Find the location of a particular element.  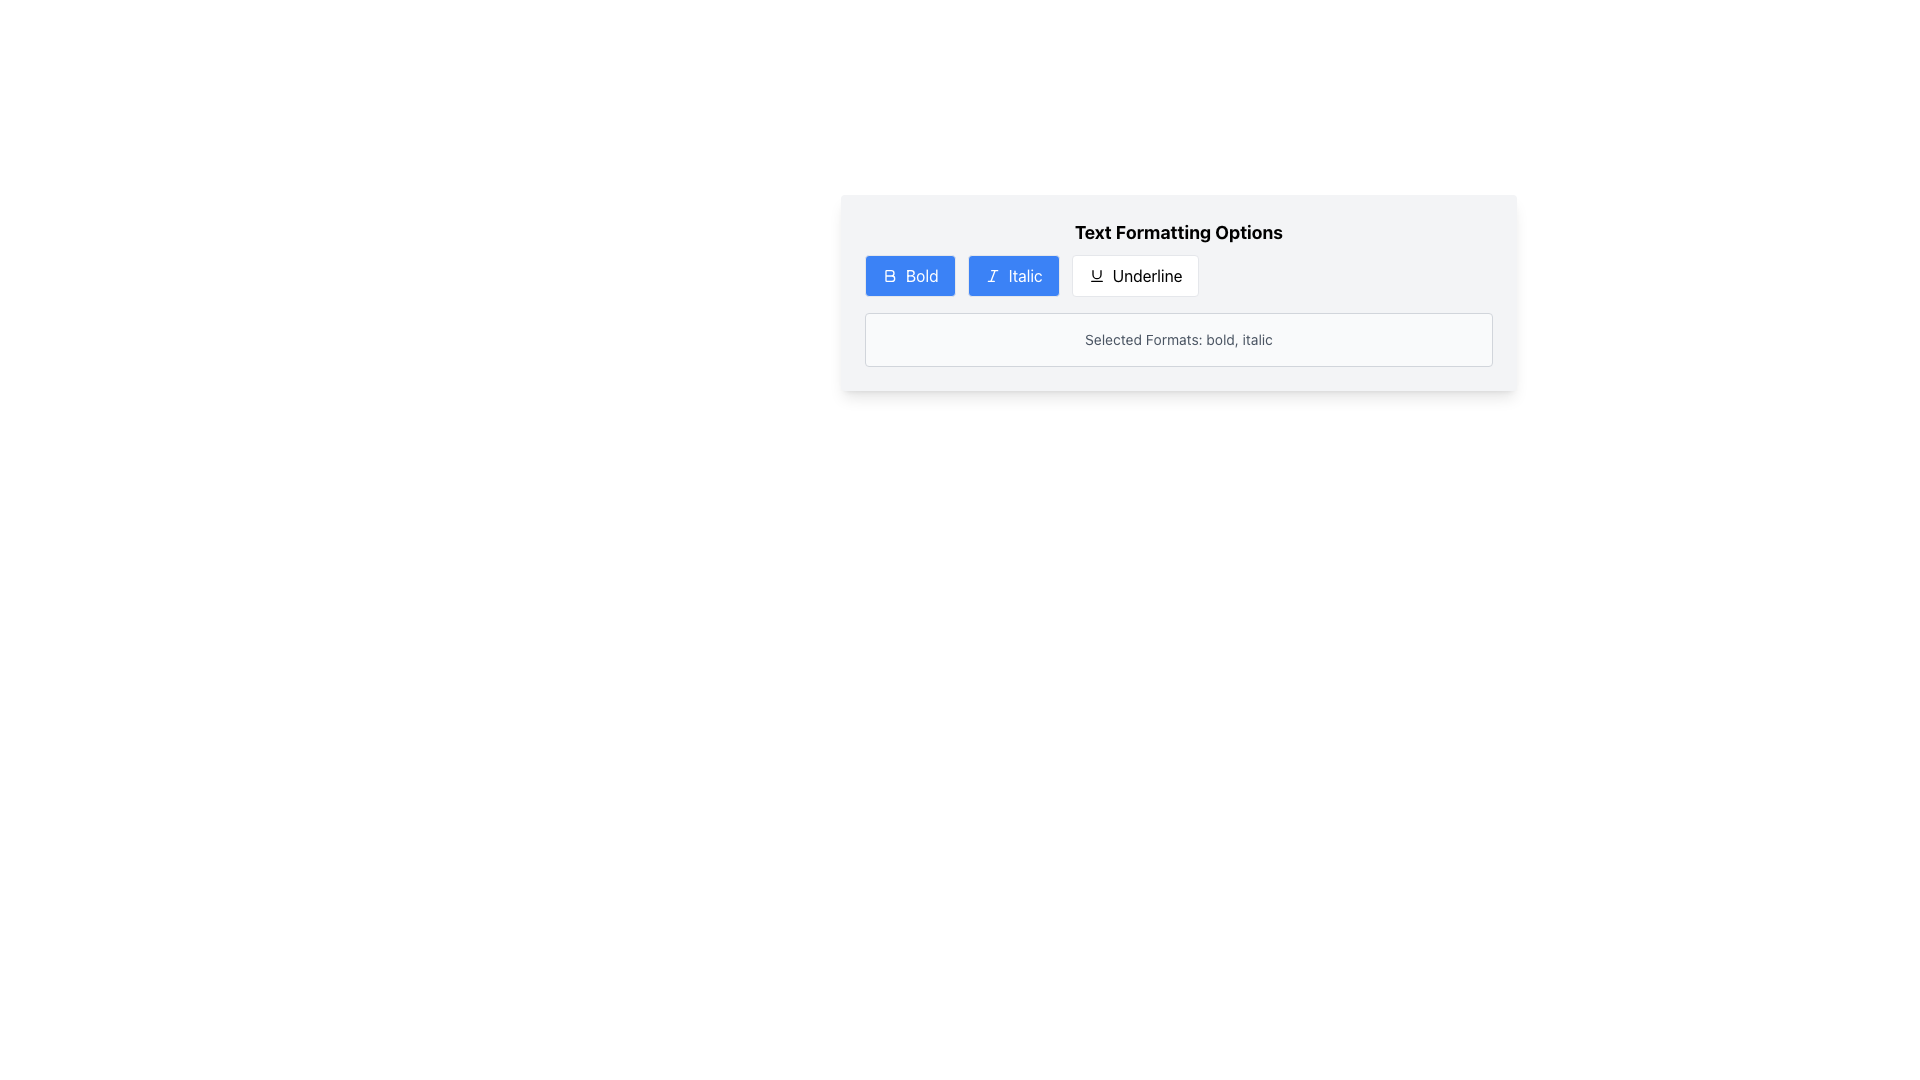

the underline icon, which is the third button in the horizontal row of text formatting options labeled 'Underline' is located at coordinates (1095, 276).